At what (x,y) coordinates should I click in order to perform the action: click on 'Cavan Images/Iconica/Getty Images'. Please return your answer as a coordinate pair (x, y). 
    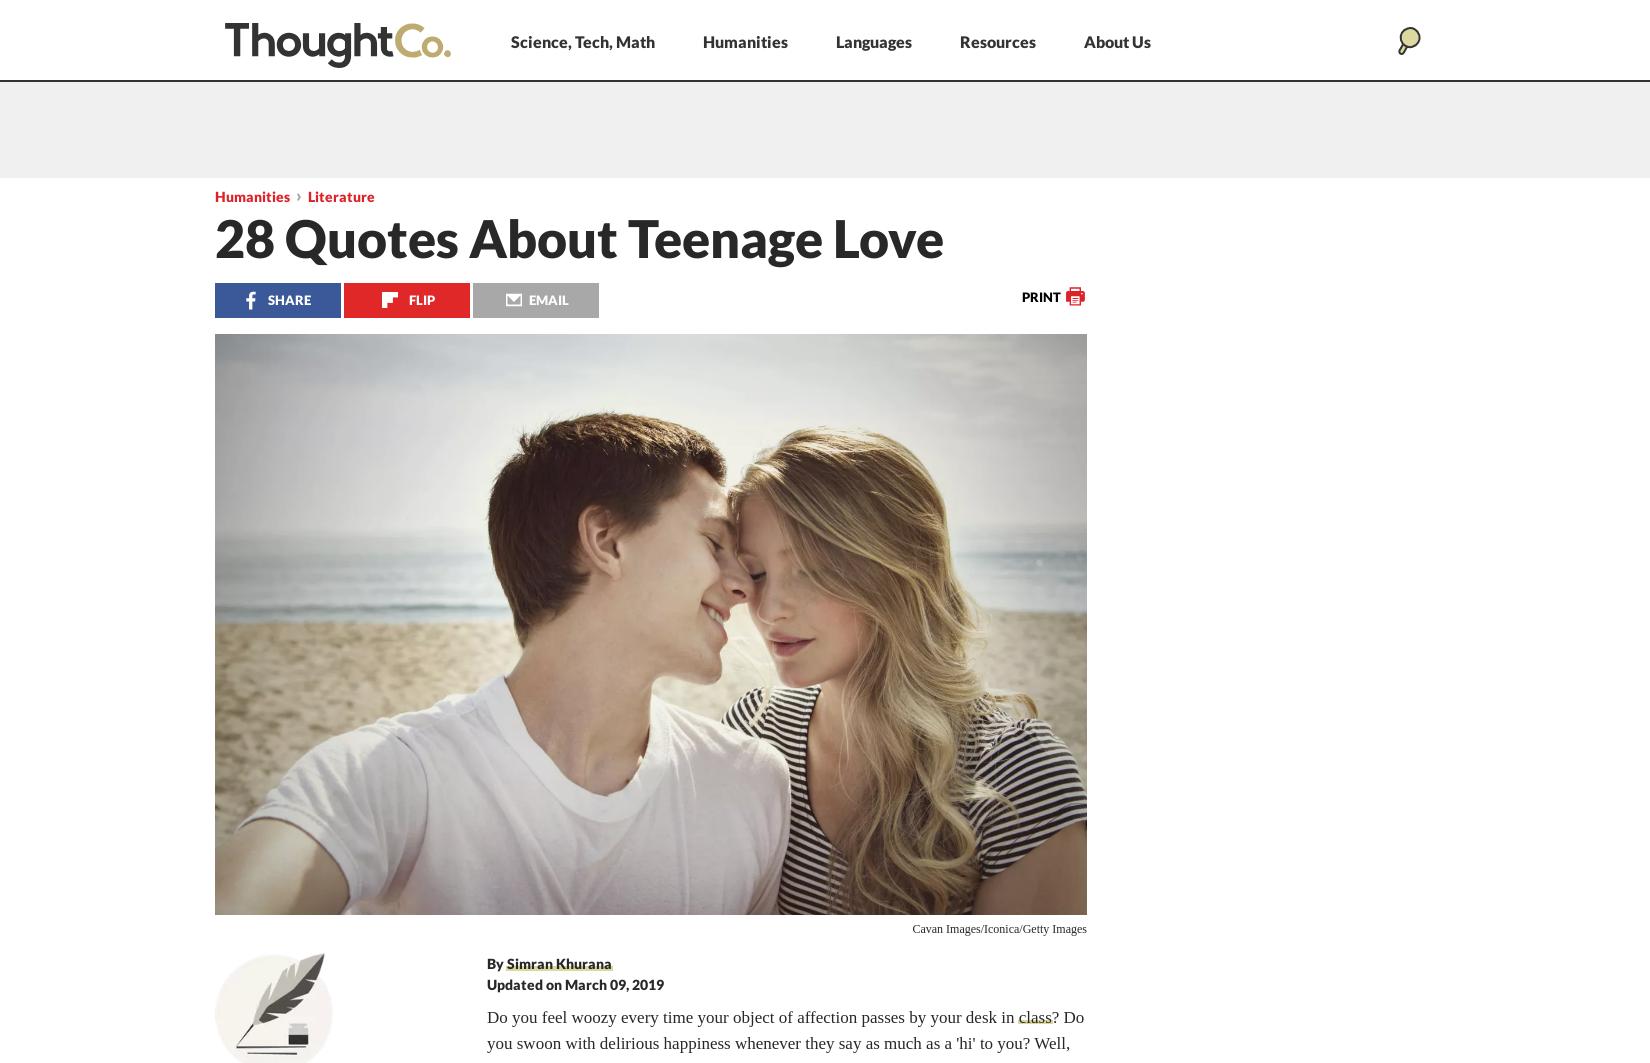
    Looking at the image, I should click on (999, 927).